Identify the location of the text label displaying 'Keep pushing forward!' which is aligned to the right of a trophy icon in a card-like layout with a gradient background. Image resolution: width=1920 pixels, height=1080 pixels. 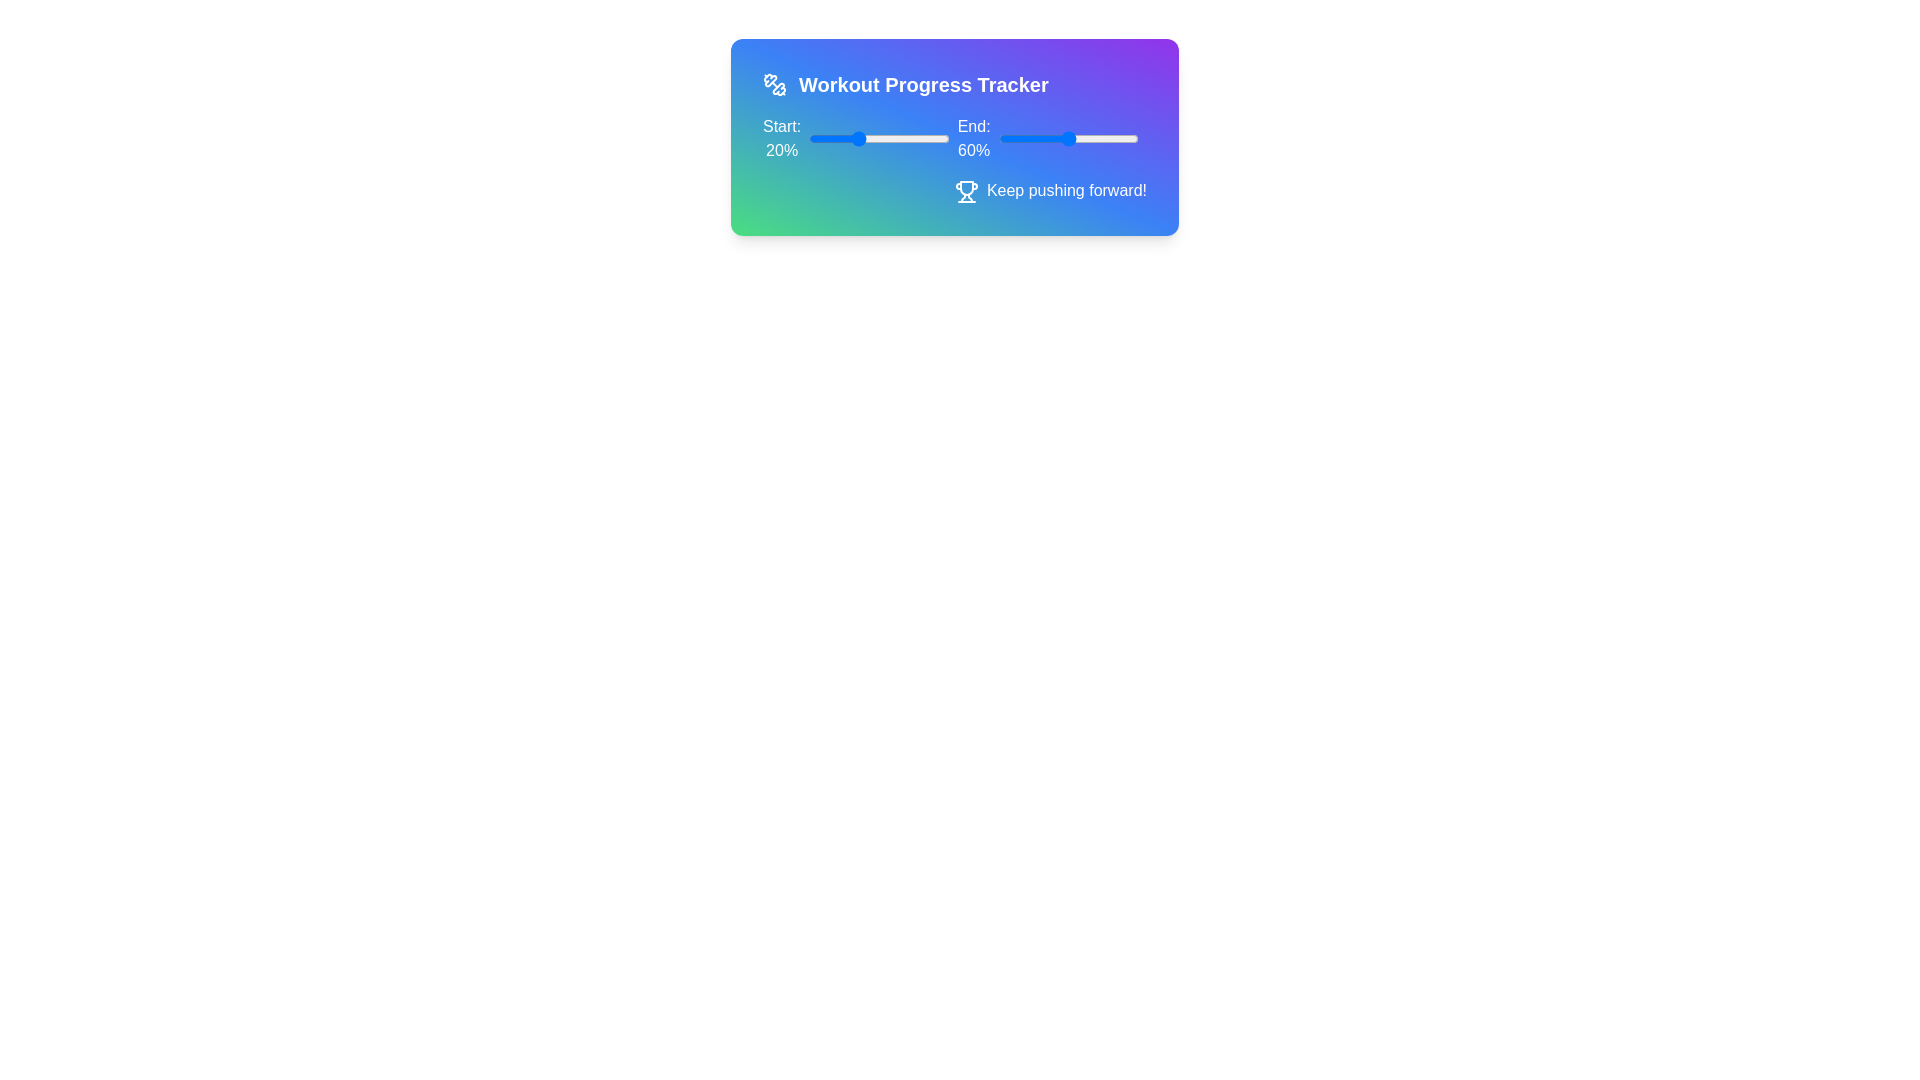
(1065, 190).